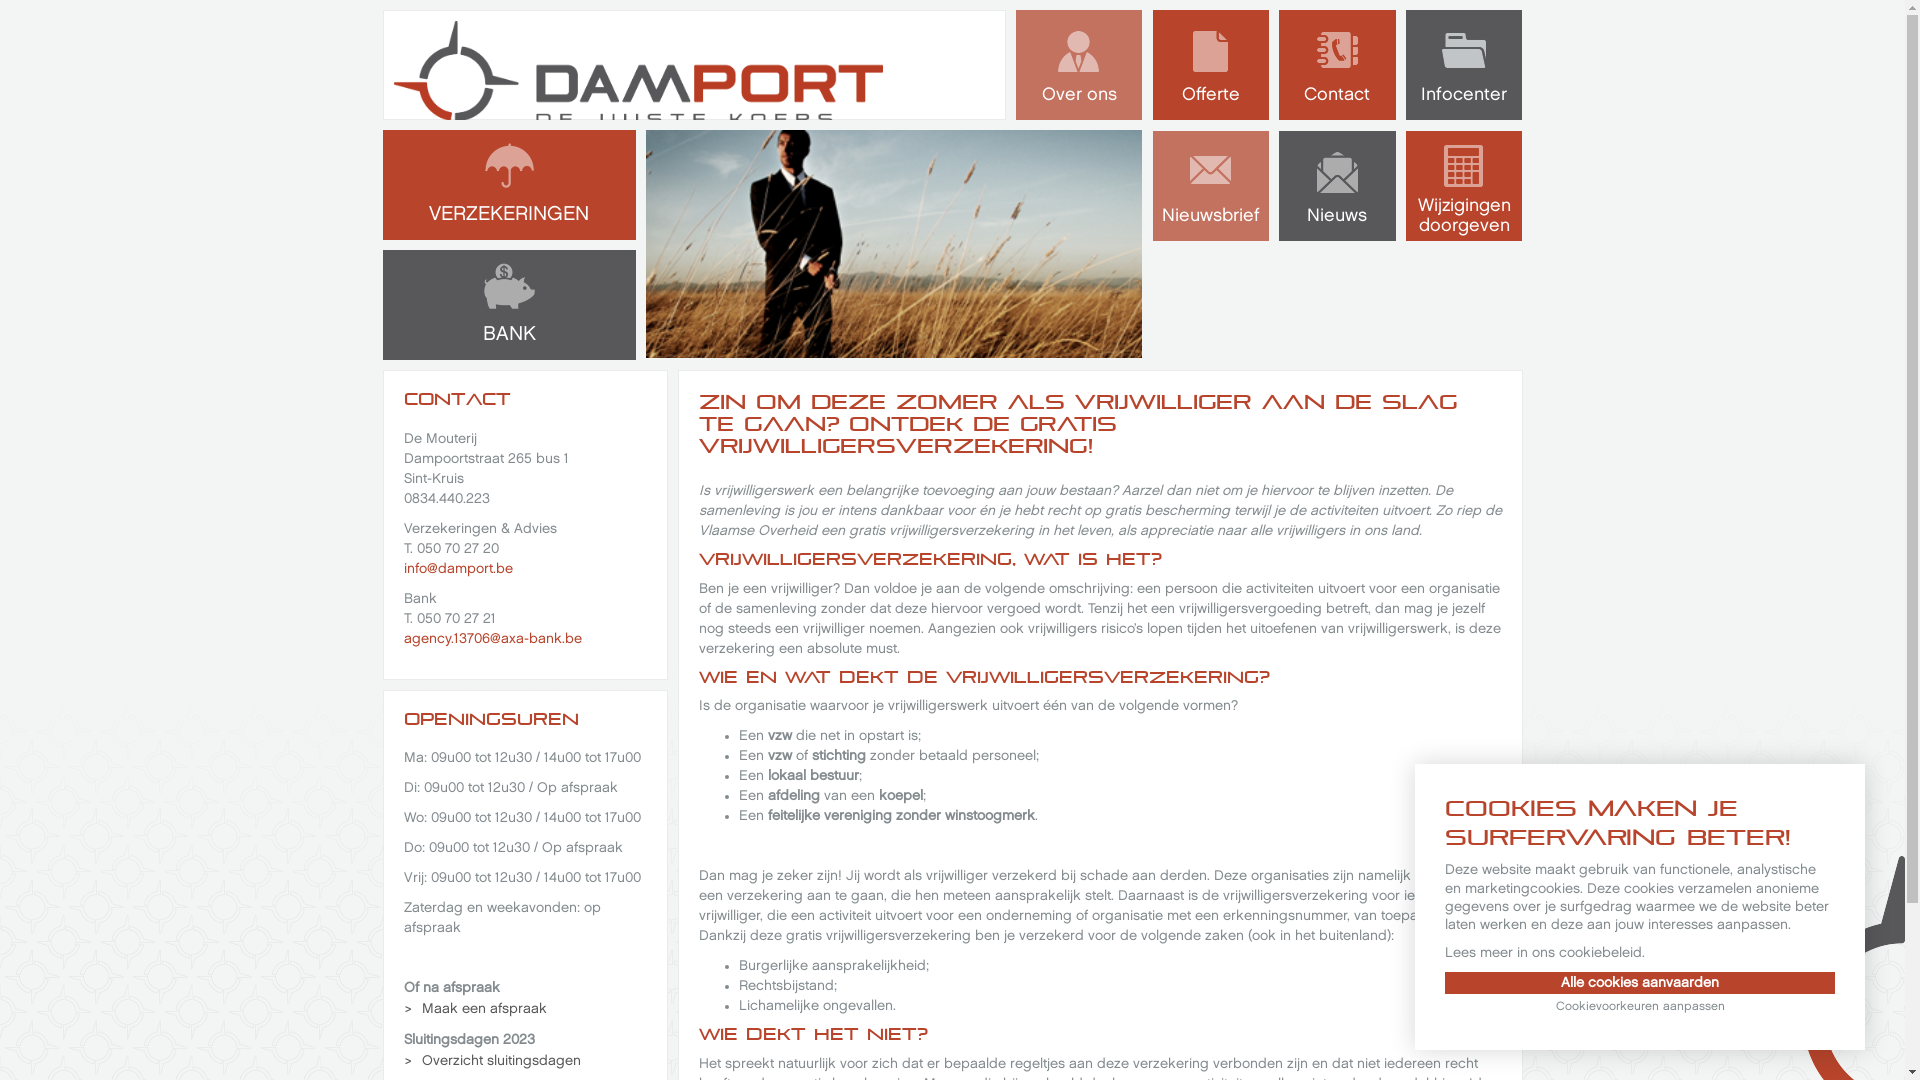 The image size is (1920, 1080). I want to click on 'agency.13706@axa-bank.be', so click(402, 638).